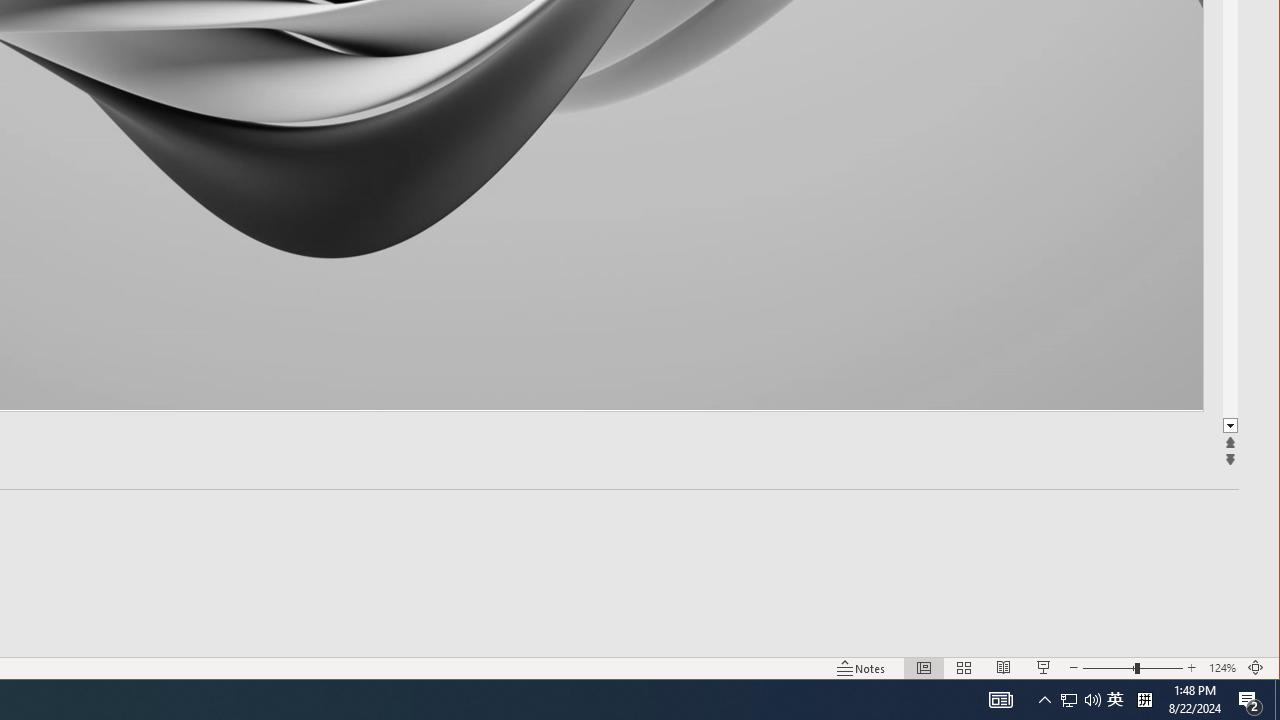 This screenshot has height=720, width=1280. I want to click on 'Zoom 124%', so click(1221, 668).